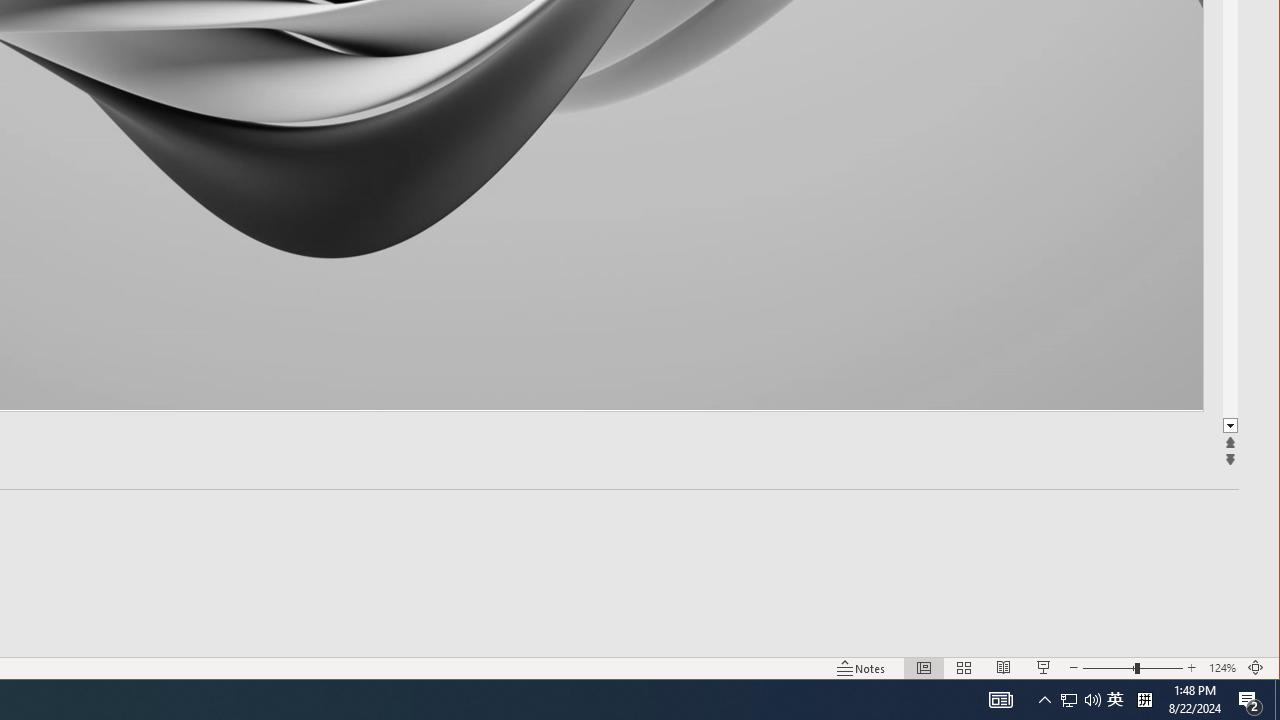 This screenshot has height=720, width=1280. I want to click on 'Zoom 124%', so click(1221, 668).